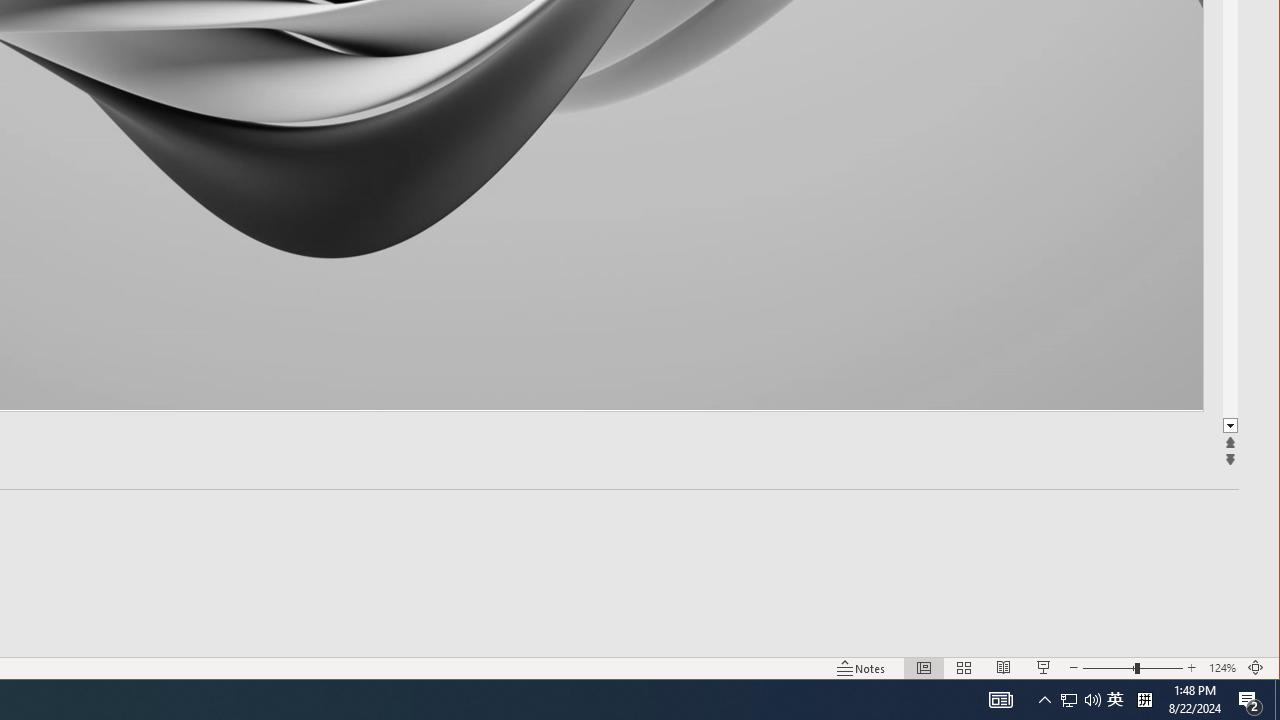 This screenshot has height=720, width=1280. I want to click on 'Zoom 124%', so click(1221, 668).